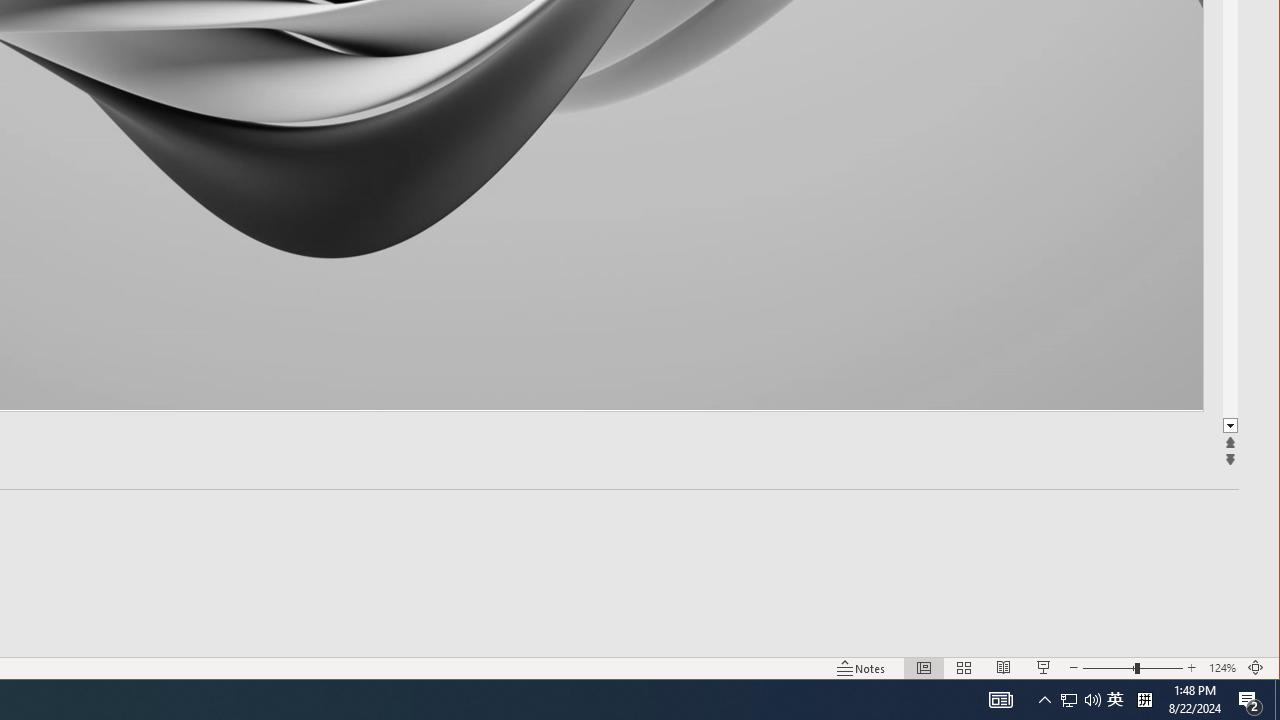 This screenshot has height=720, width=1280. I want to click on 'Zoom 124%', so click(1221, 668).